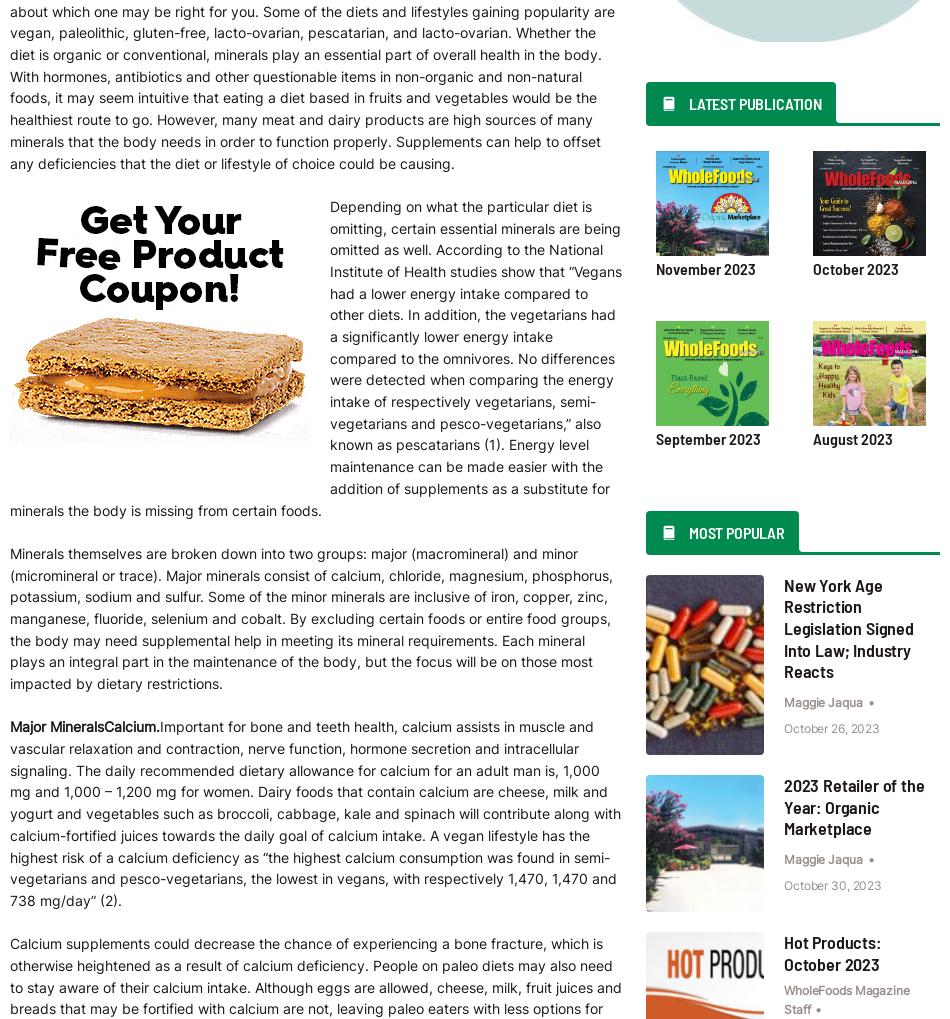  Describe the element at coordinates (854, 267) in the screenshot. I see `'October 2023'` at that location.